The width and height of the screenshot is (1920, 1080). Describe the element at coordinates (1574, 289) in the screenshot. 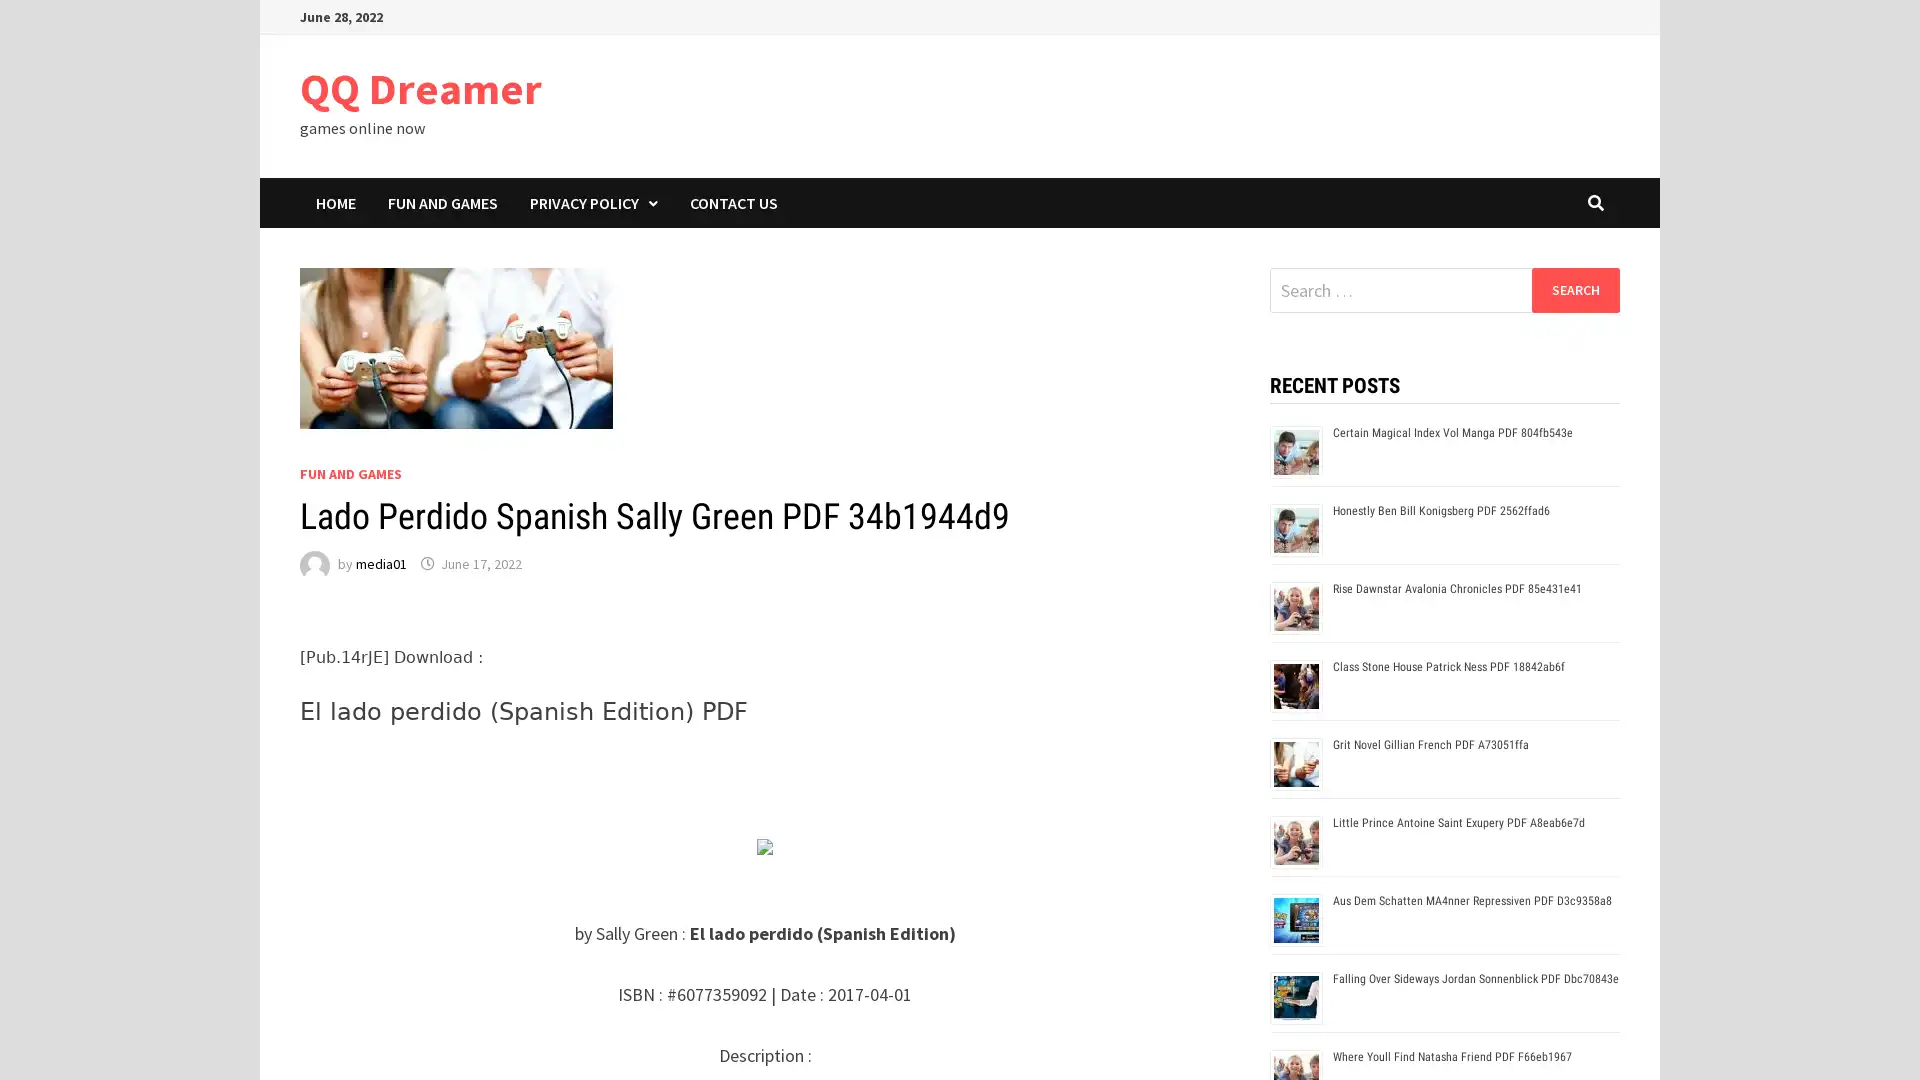

I see `Search` at that location.